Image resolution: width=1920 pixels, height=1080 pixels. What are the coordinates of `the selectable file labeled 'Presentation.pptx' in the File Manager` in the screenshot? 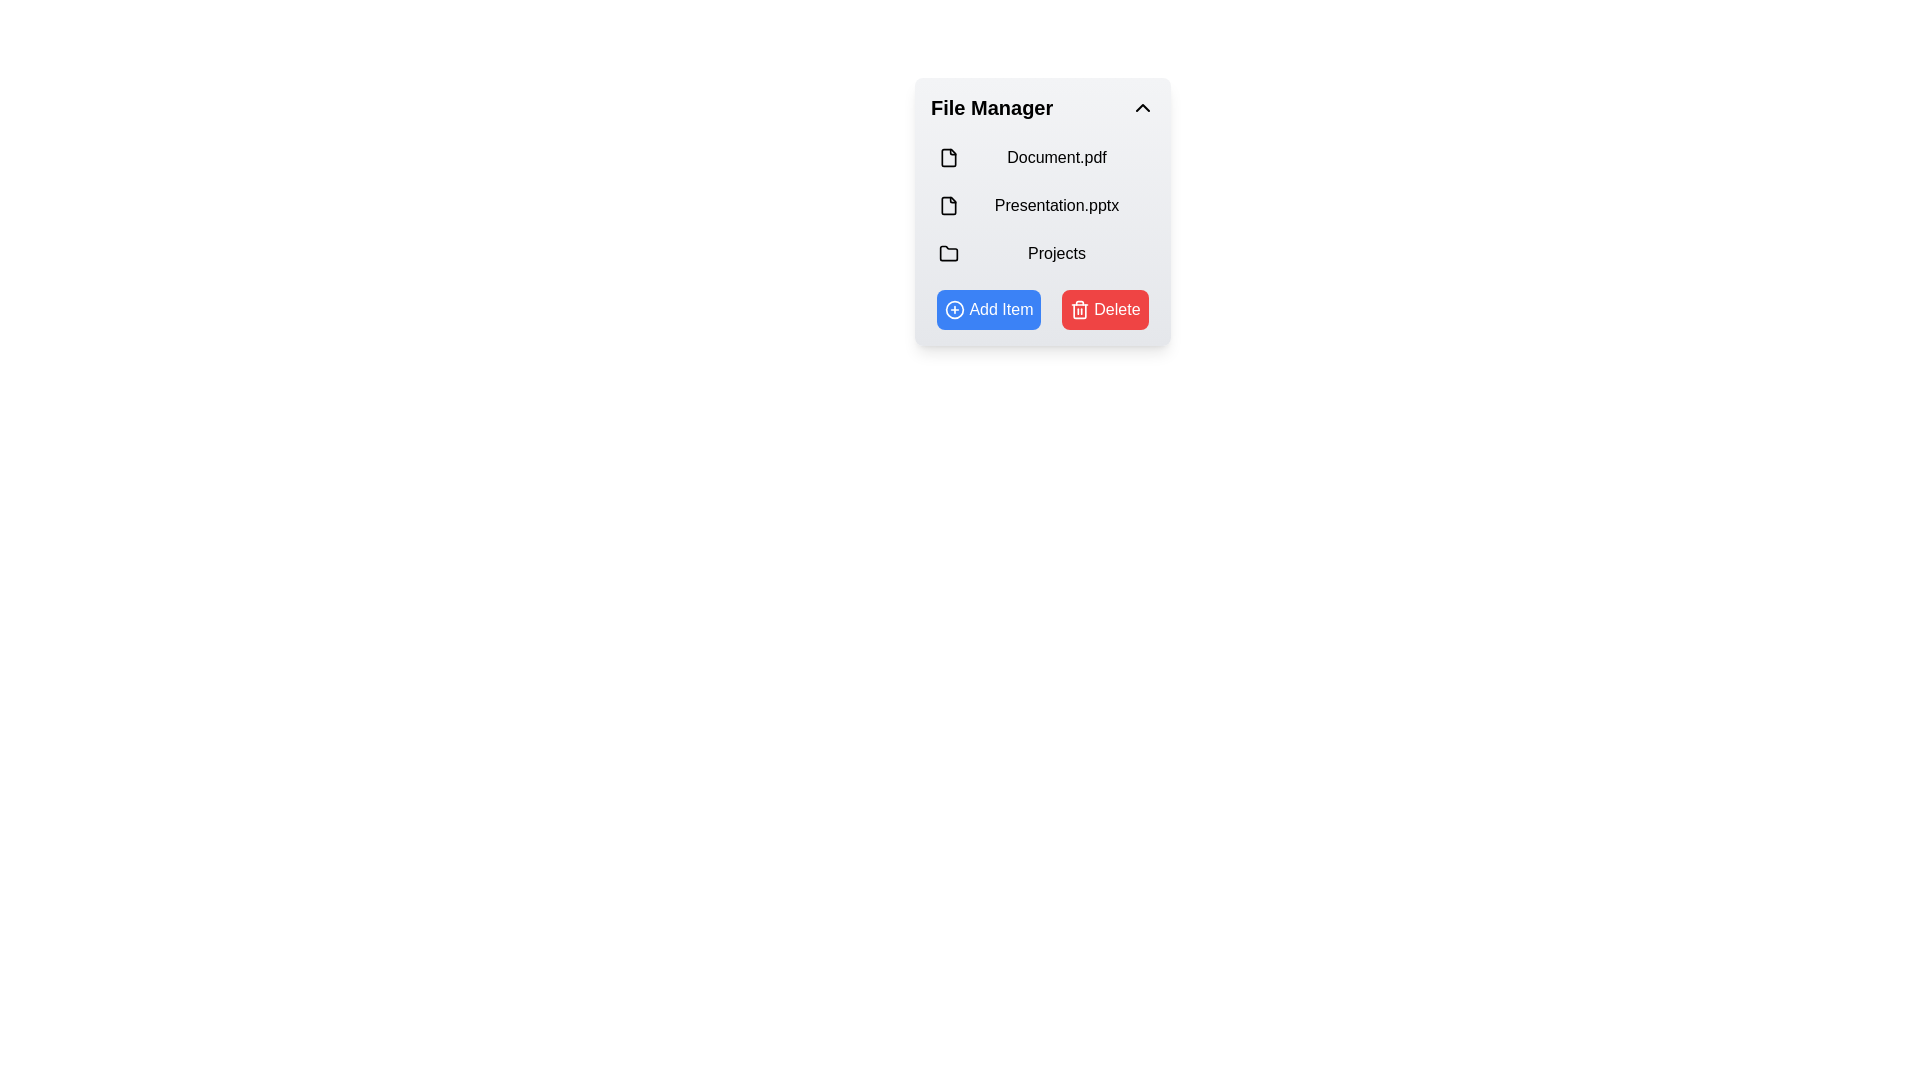 It's located at (1041, 205).